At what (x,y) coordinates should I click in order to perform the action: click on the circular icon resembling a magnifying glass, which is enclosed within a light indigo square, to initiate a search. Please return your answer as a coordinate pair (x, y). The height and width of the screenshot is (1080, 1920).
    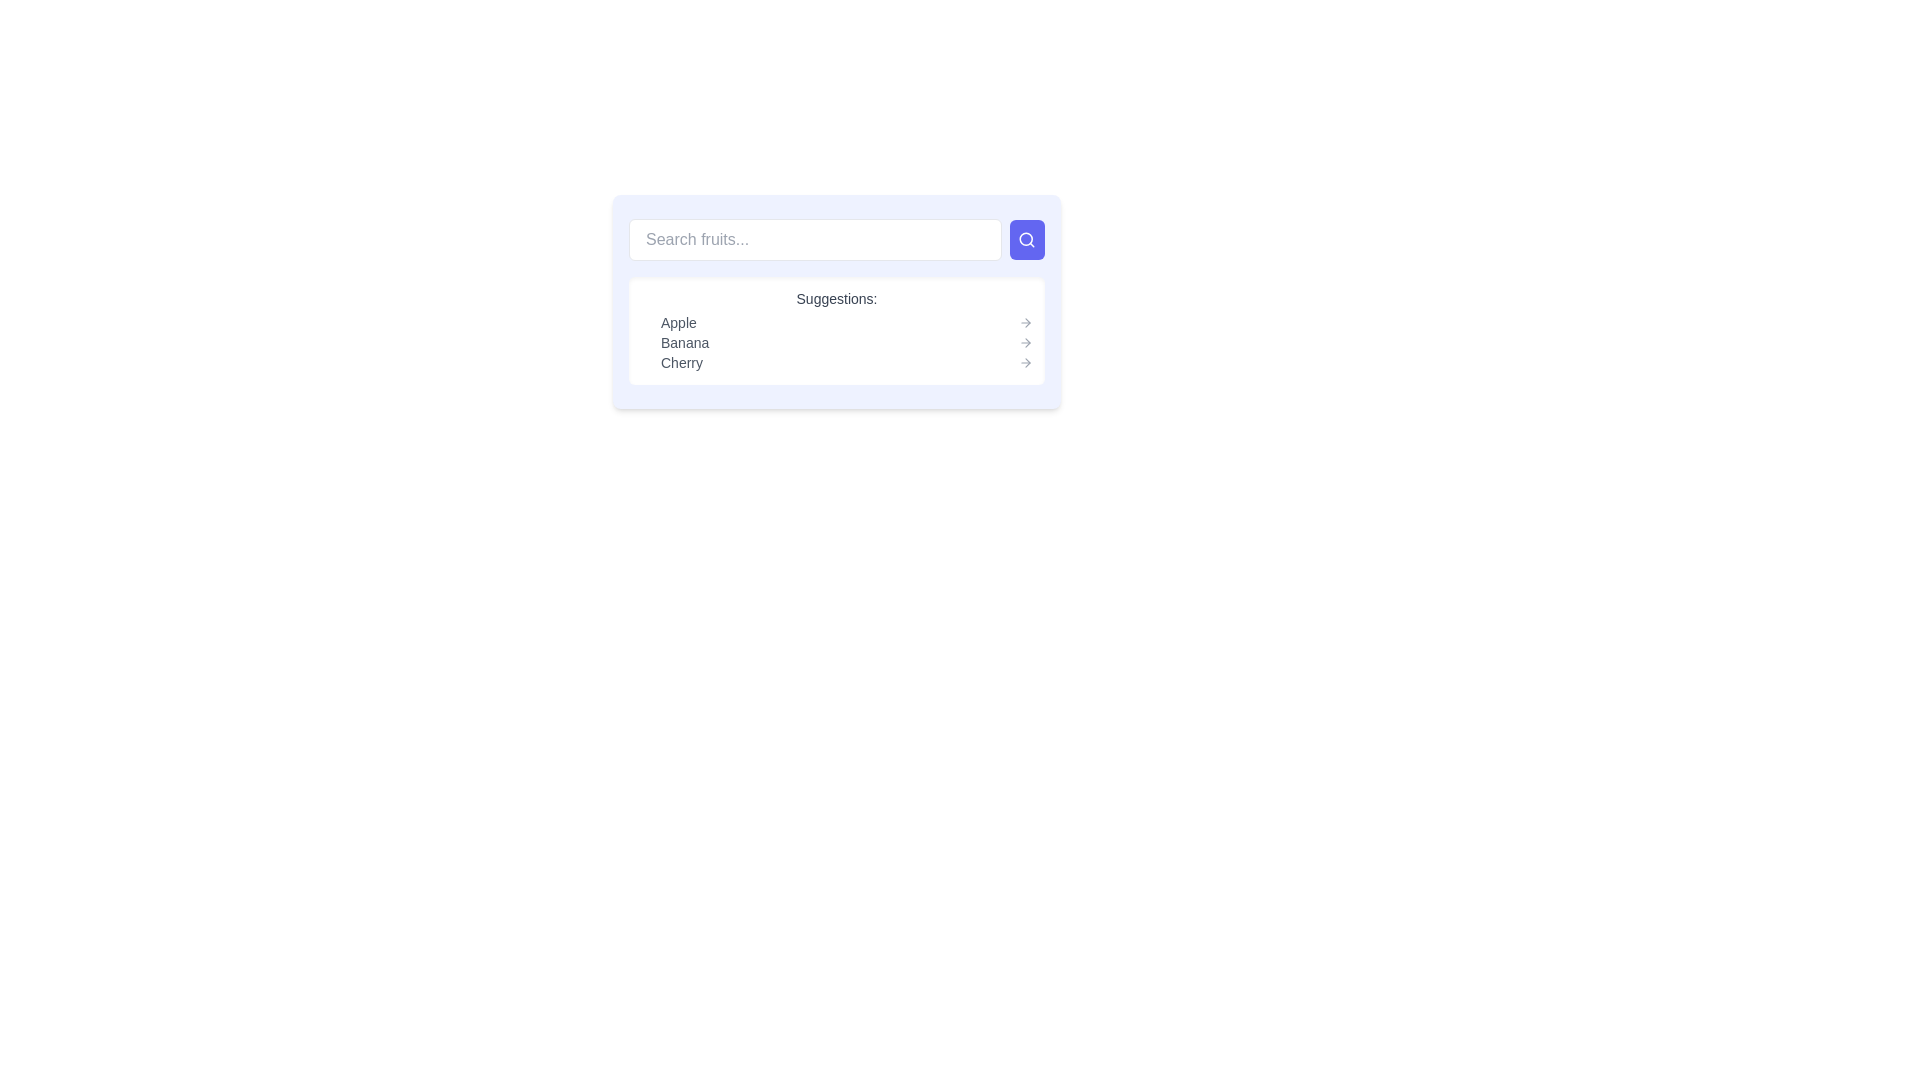
    Looking at the image, I should click on (1027, 238).